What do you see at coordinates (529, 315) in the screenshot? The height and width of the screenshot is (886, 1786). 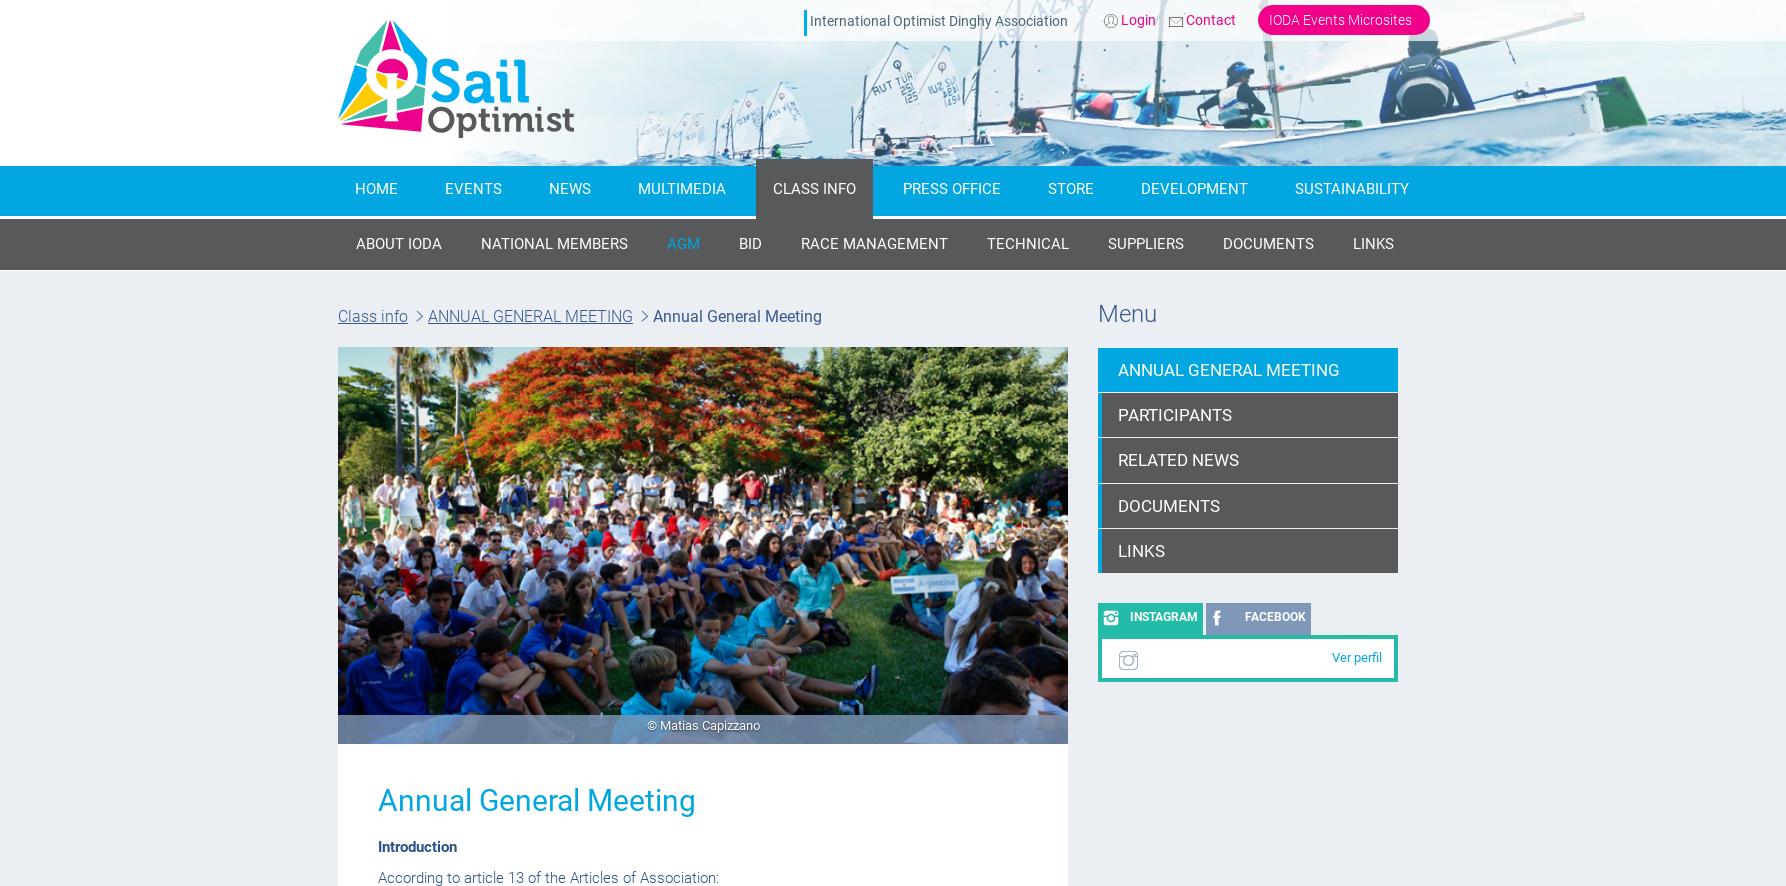 I see `'ANNUAL GENERAL MEETING'` at bounding box center [529, 315].